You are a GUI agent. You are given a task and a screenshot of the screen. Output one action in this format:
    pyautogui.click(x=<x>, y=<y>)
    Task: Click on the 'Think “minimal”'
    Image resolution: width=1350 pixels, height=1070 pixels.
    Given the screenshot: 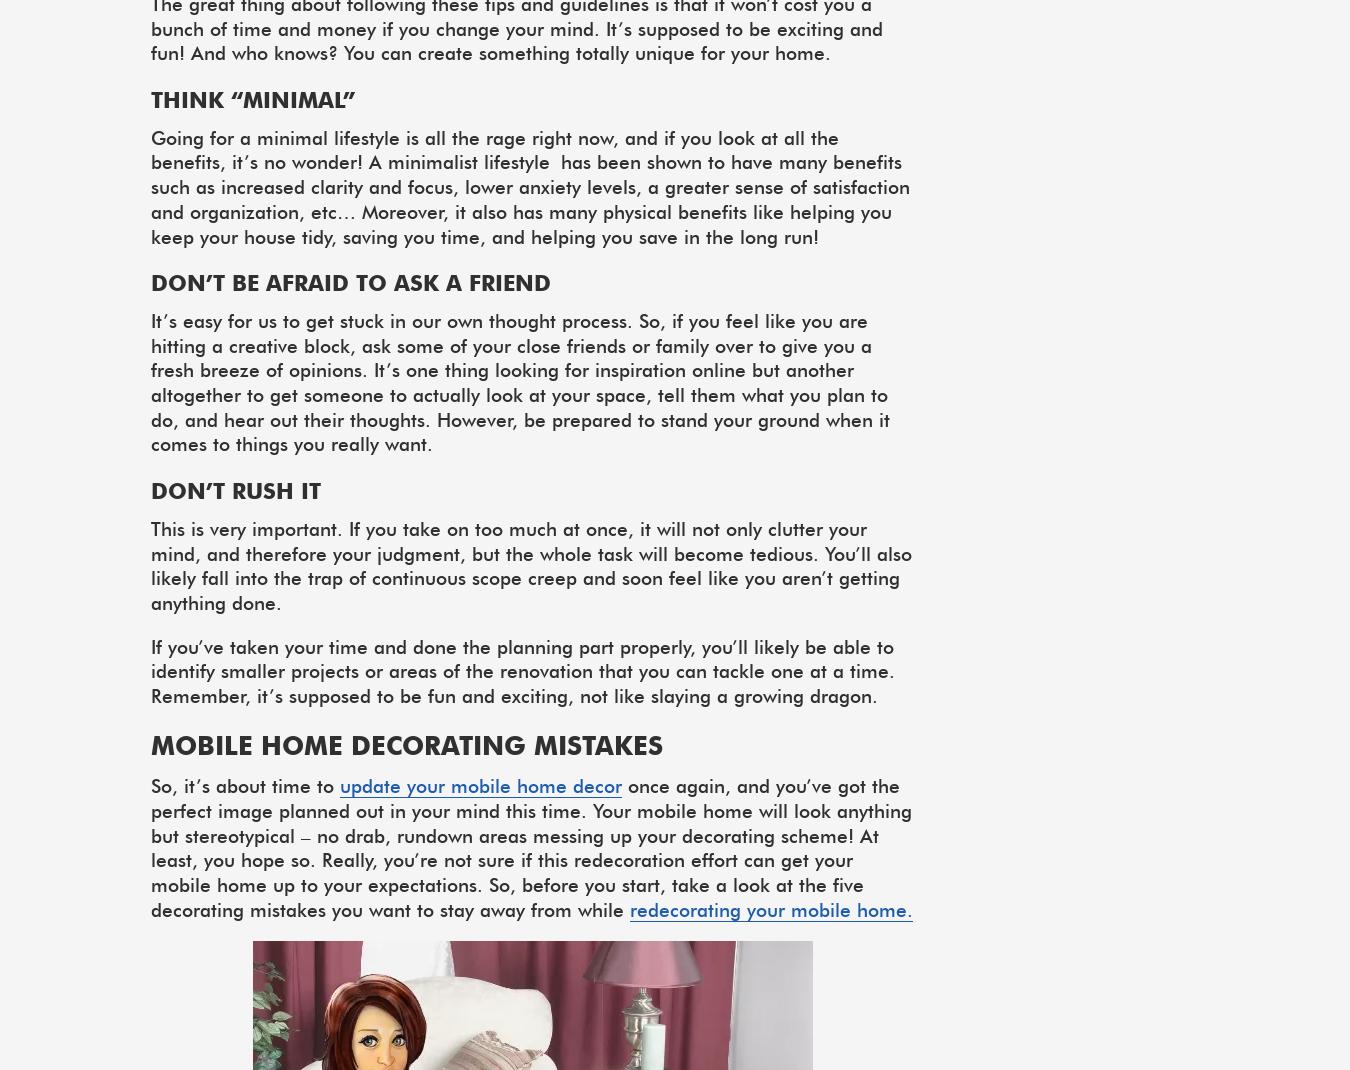 What is the action you would take?
    pyautogui.click(x=151, y=98)
    